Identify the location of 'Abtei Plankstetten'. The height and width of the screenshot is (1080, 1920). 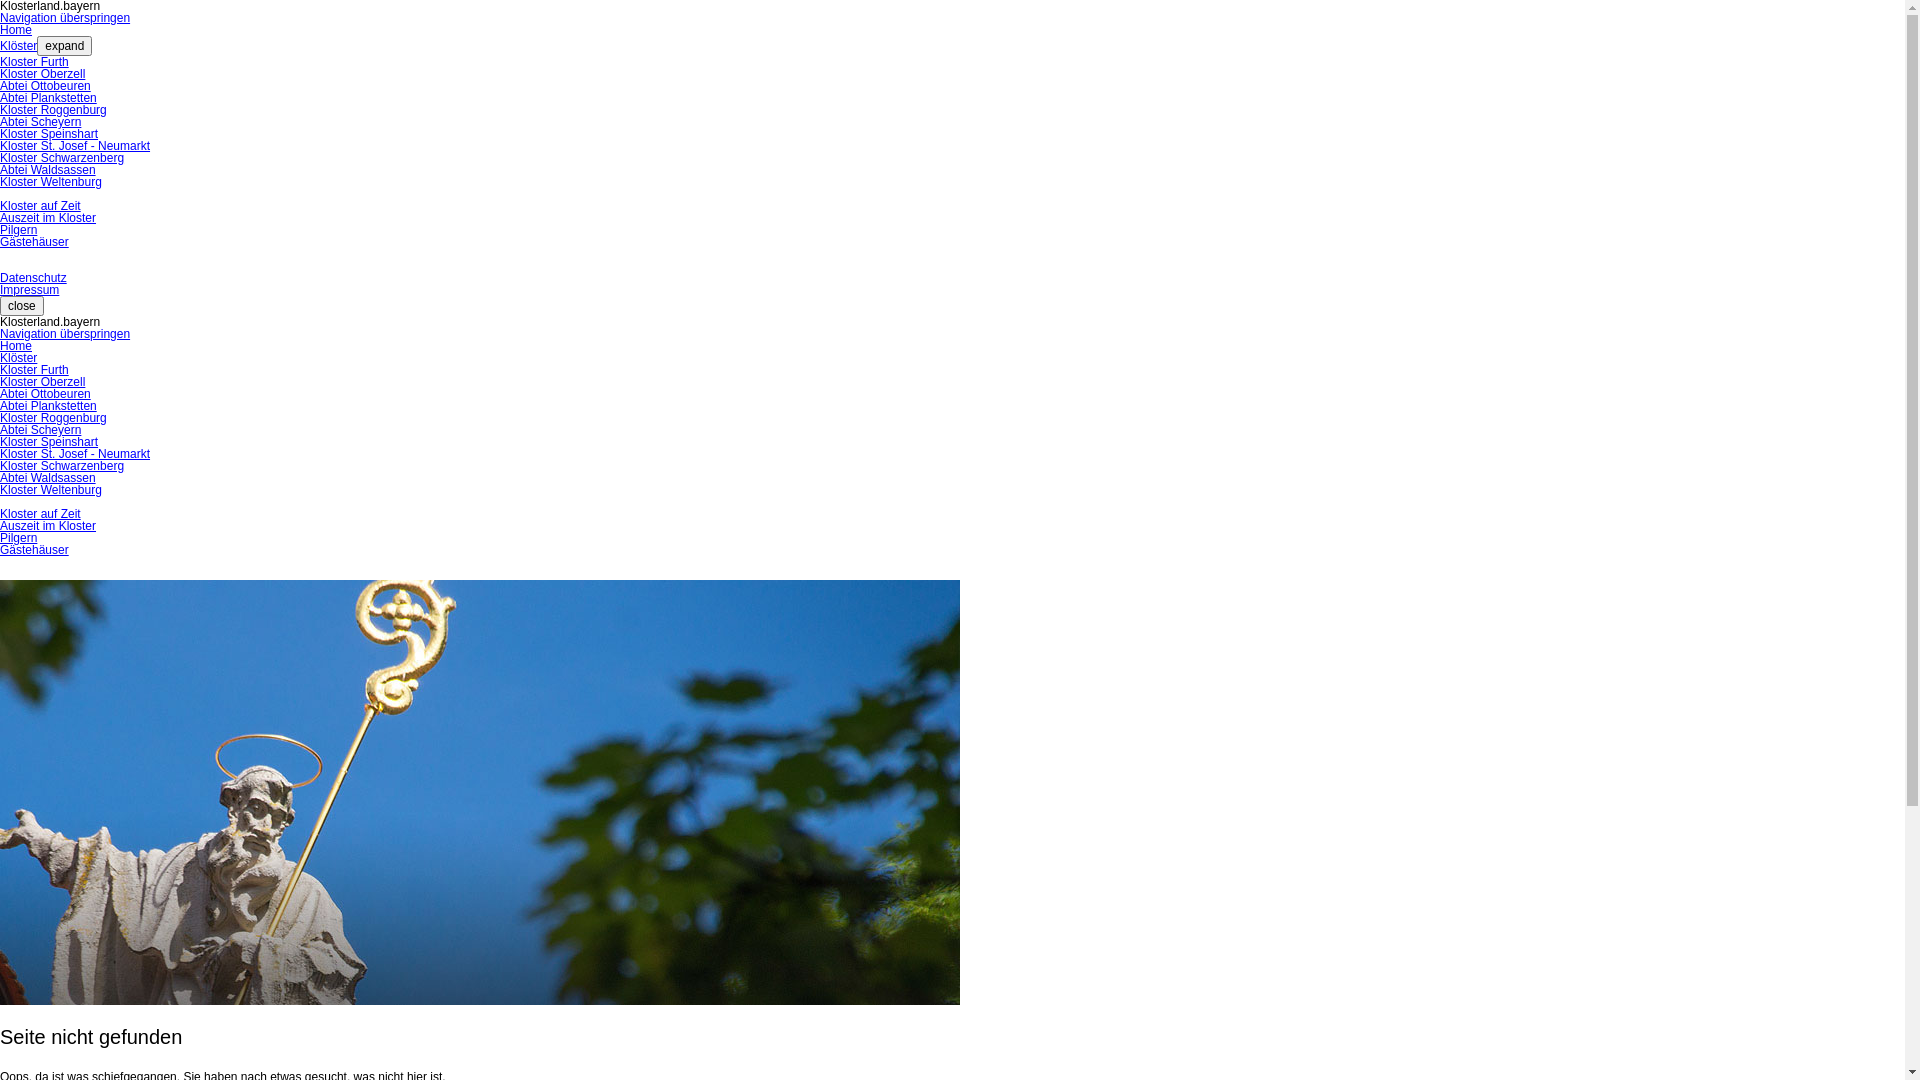
(48, 405).